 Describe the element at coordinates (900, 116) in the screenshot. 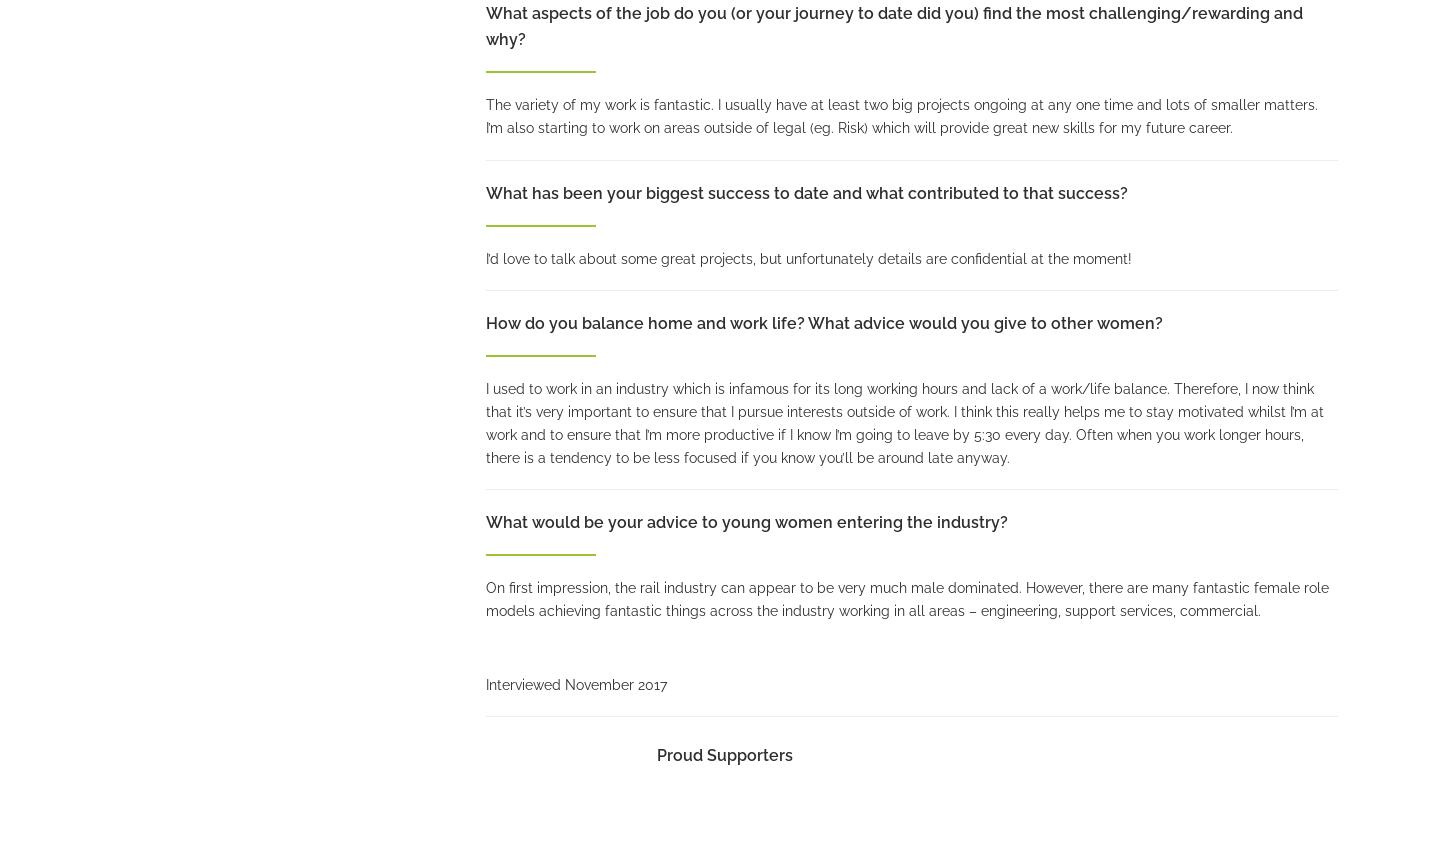

I see `'The variety of my work is fantastic. I usually have at least two big projects ongoing at any one time and lots of smaller matters. I’m also starting to work on areas outside of legal (eg. Risk) which will provide great new skills for my future career.'` at that location.